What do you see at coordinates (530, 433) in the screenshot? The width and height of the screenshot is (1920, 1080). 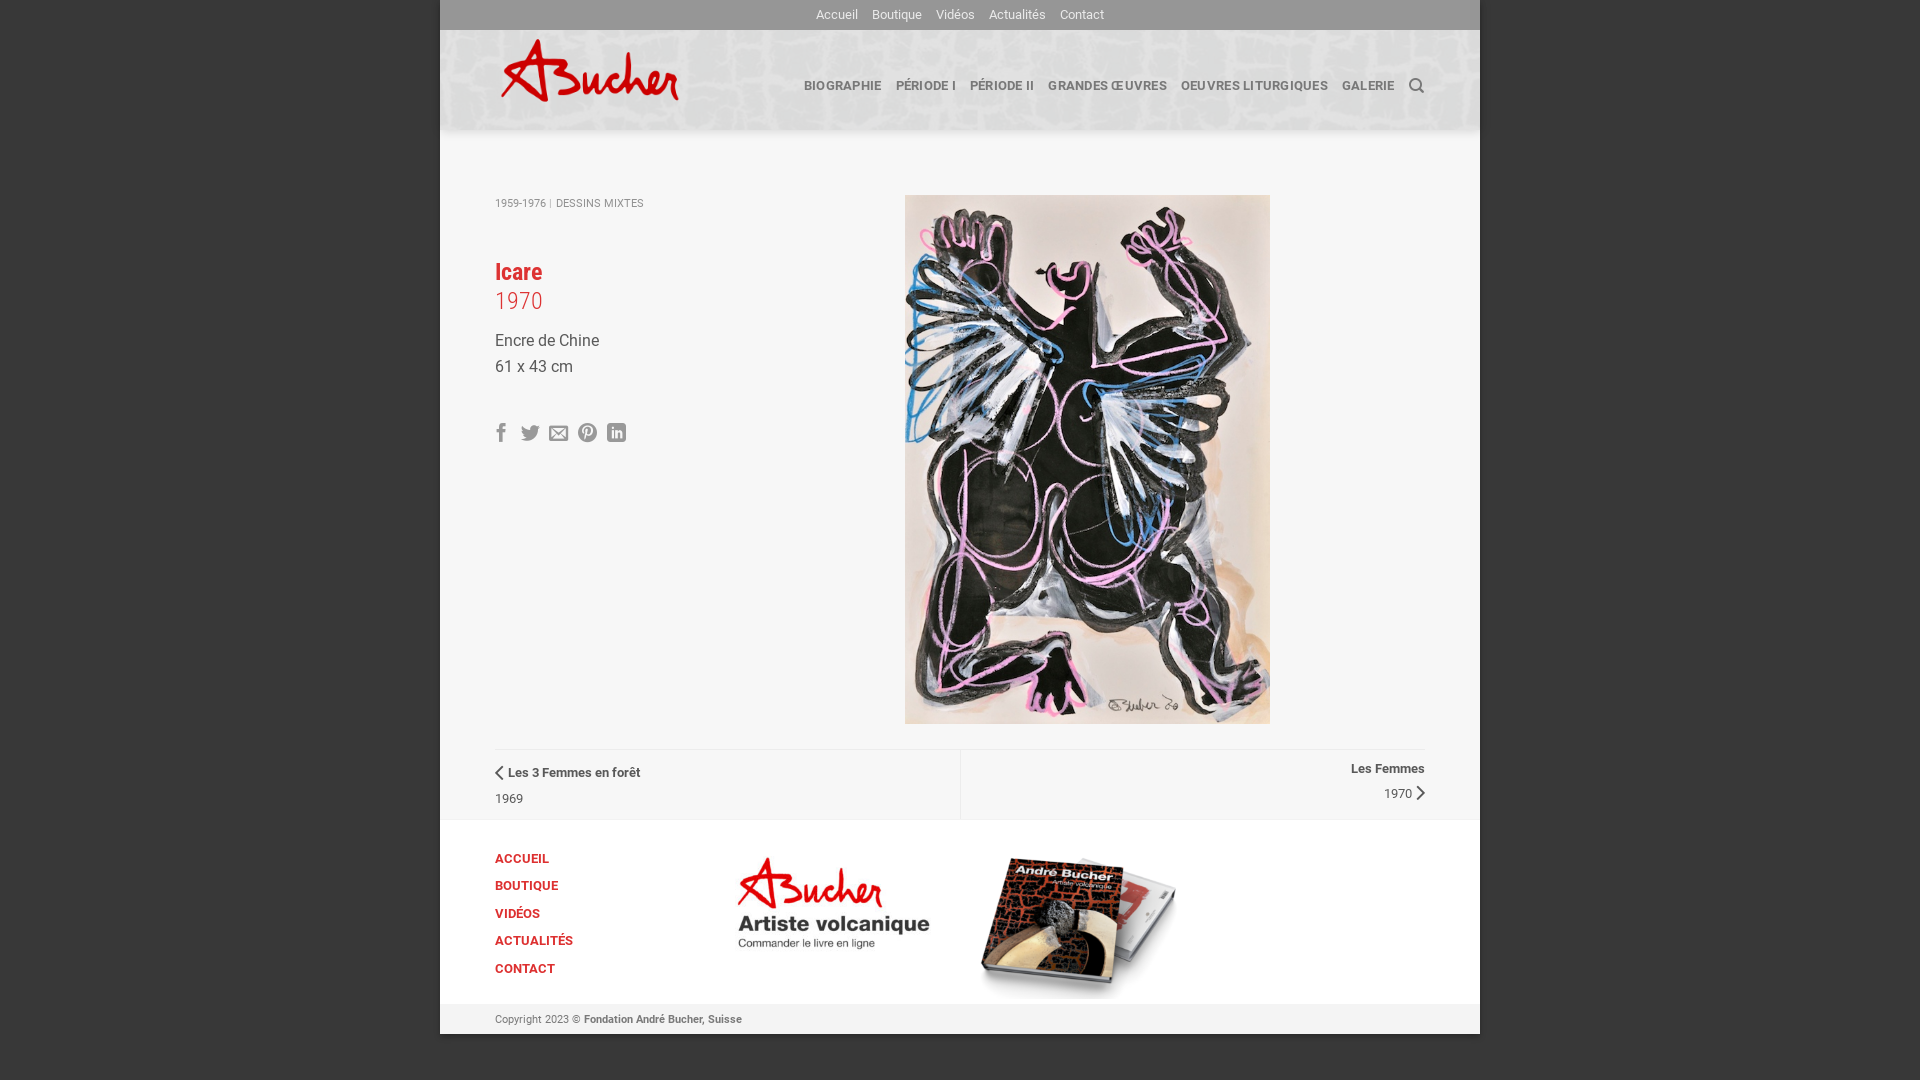 I see `'Partager sur Twitter'` at bounding box center [530, 433].